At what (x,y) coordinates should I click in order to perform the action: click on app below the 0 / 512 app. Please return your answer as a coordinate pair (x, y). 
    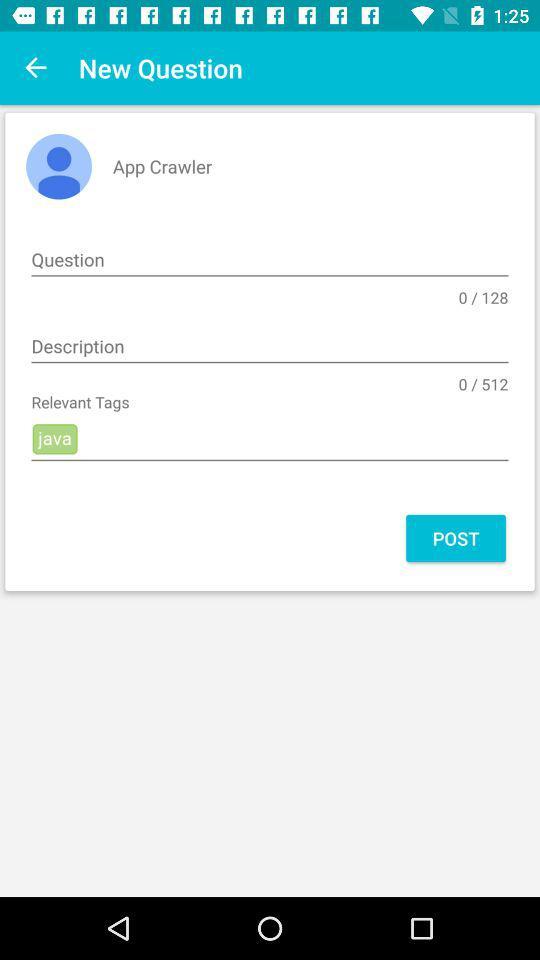
    Looking at the image, I should click on (270, 439).